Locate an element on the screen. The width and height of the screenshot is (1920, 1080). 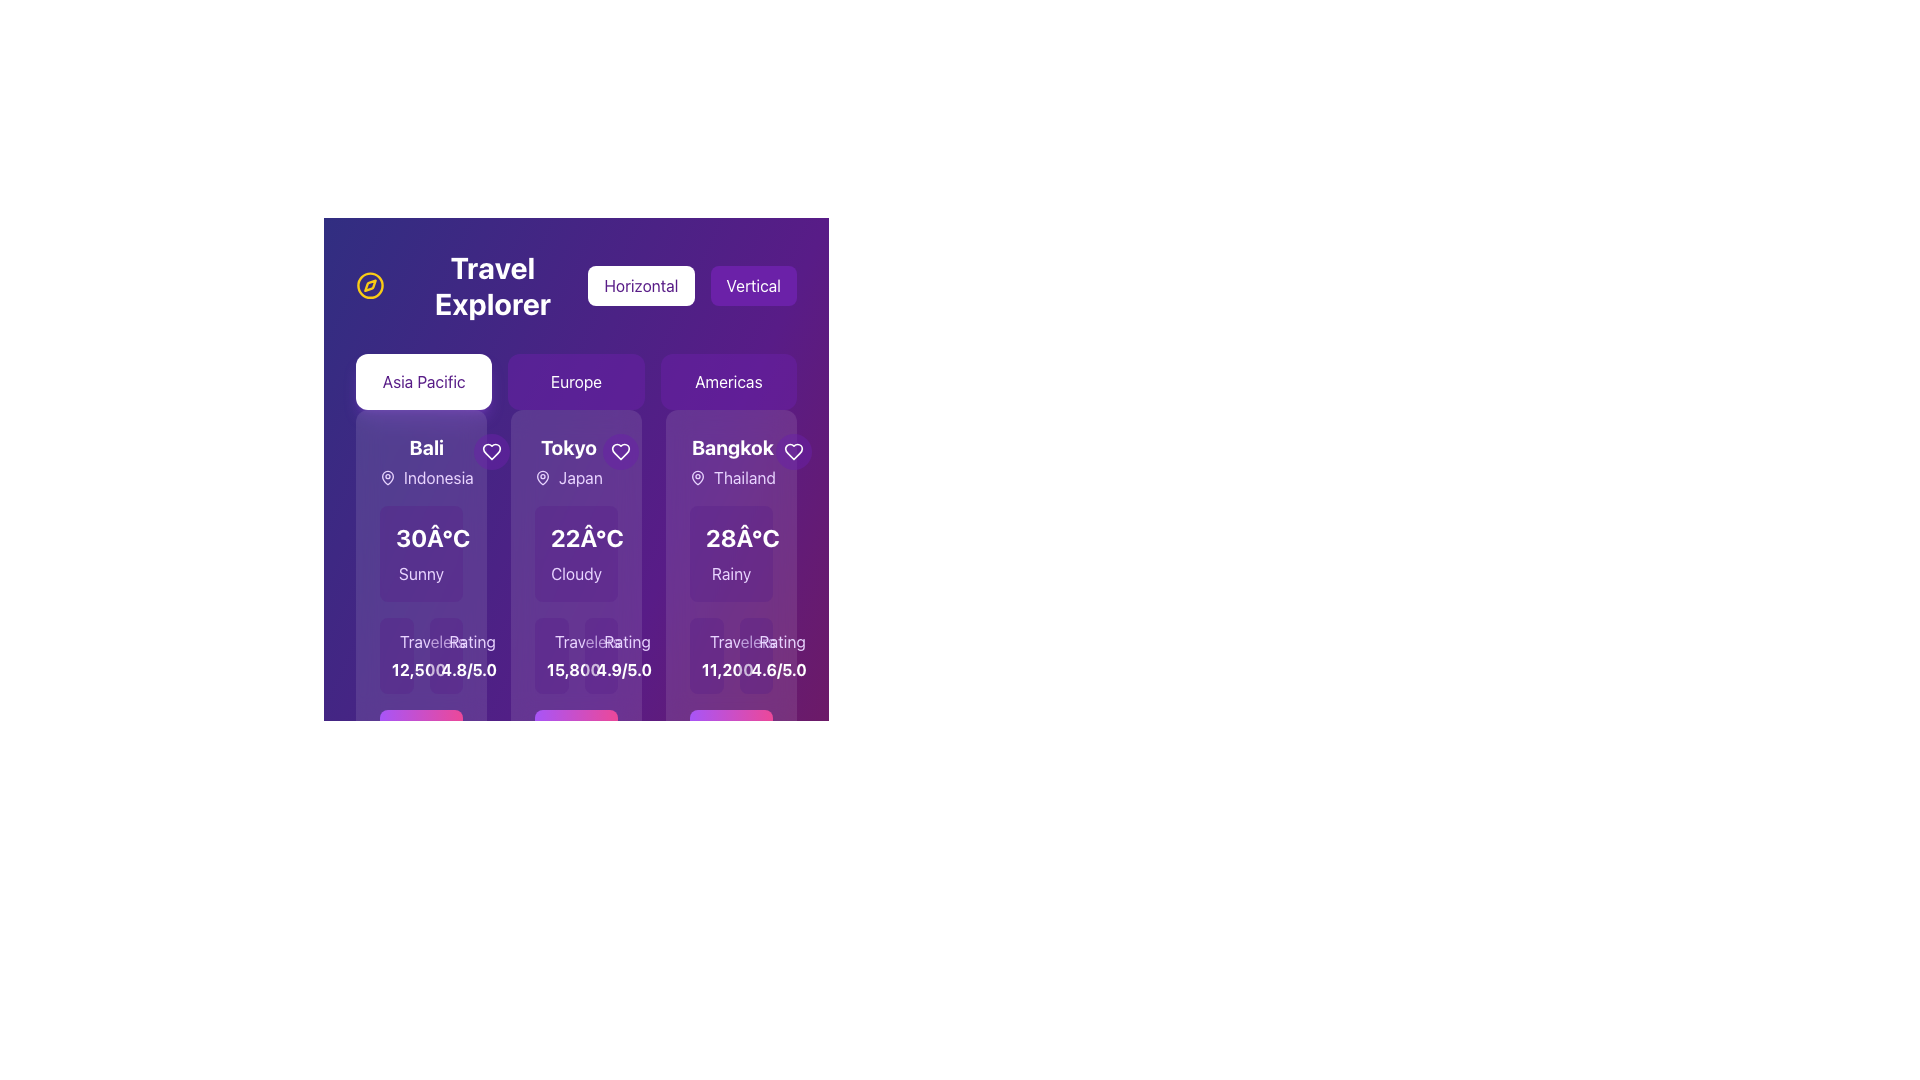
the temperature display (28°C) for Bangkok located at the top of the weather information card, which is the third card in a row of weather cards is located at coordinates (730, 536).